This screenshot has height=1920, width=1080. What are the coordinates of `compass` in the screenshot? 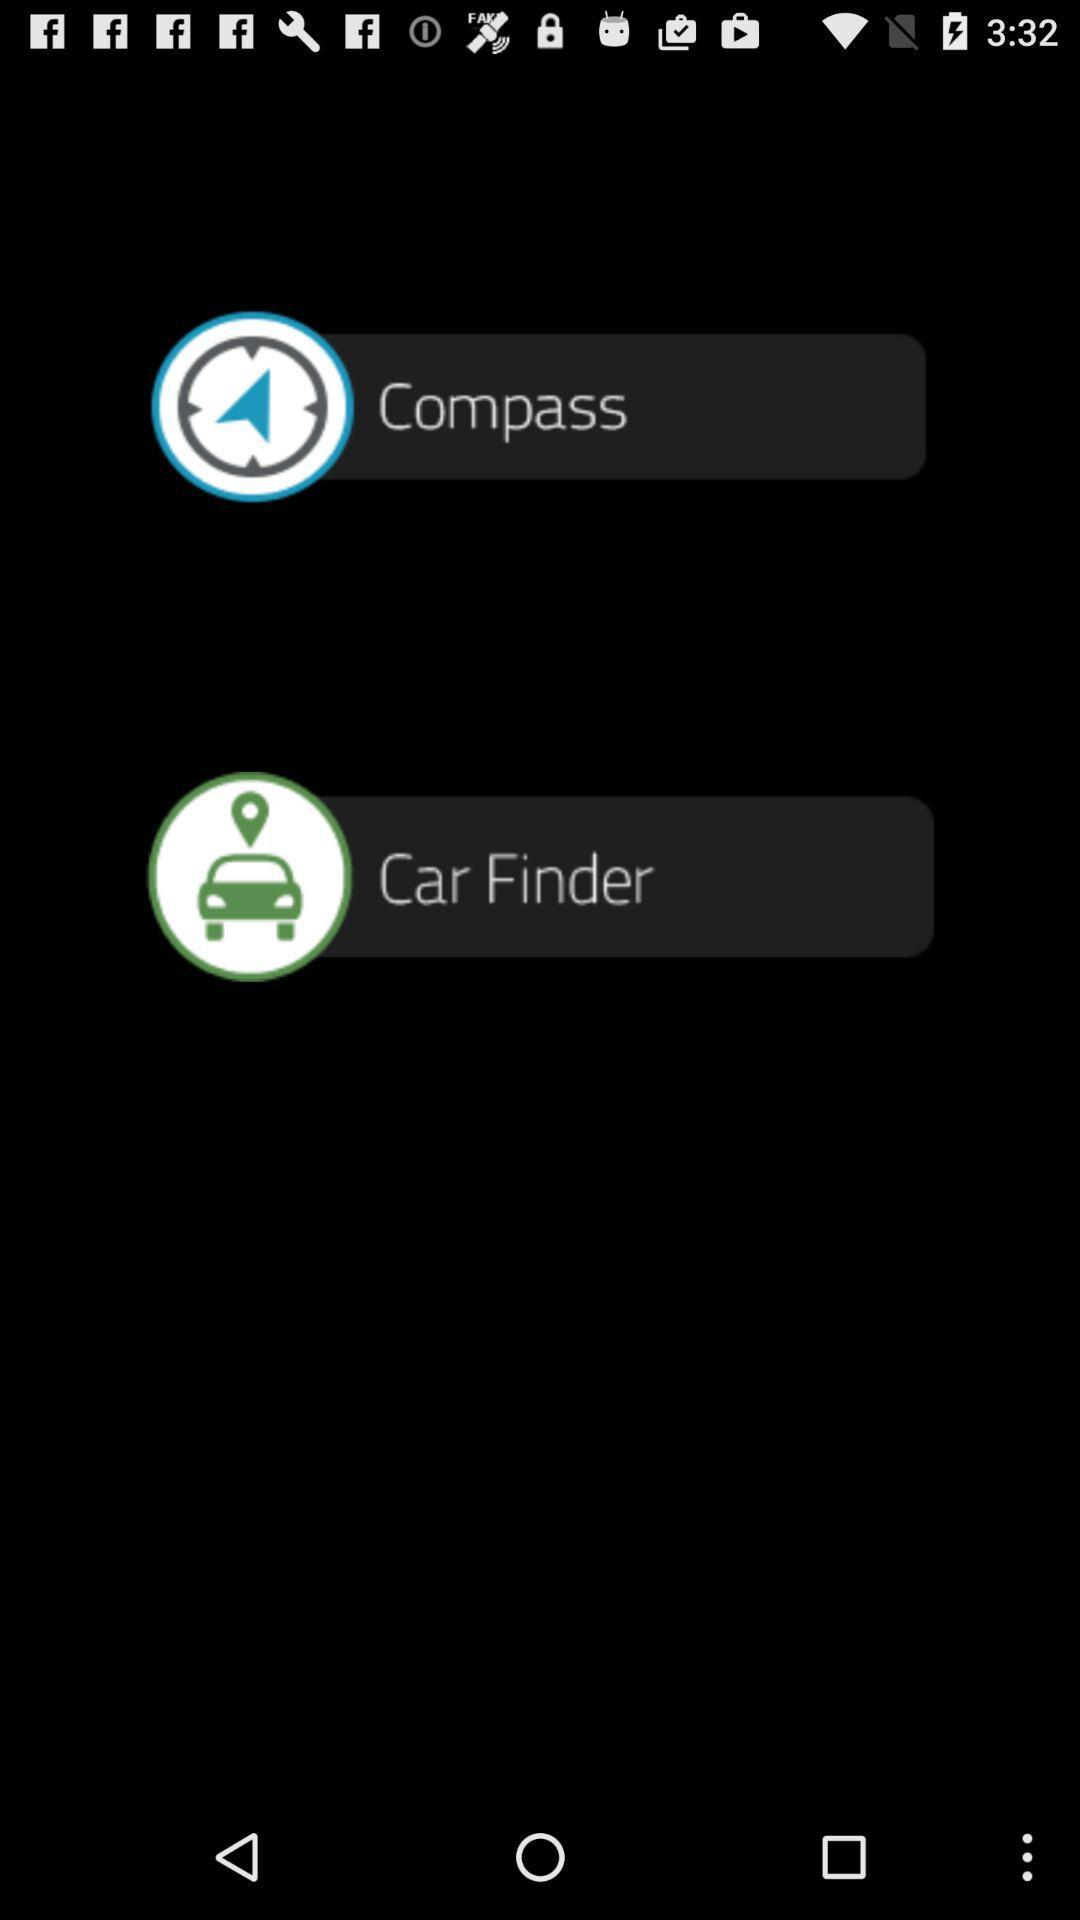 It's located at (540, 403).